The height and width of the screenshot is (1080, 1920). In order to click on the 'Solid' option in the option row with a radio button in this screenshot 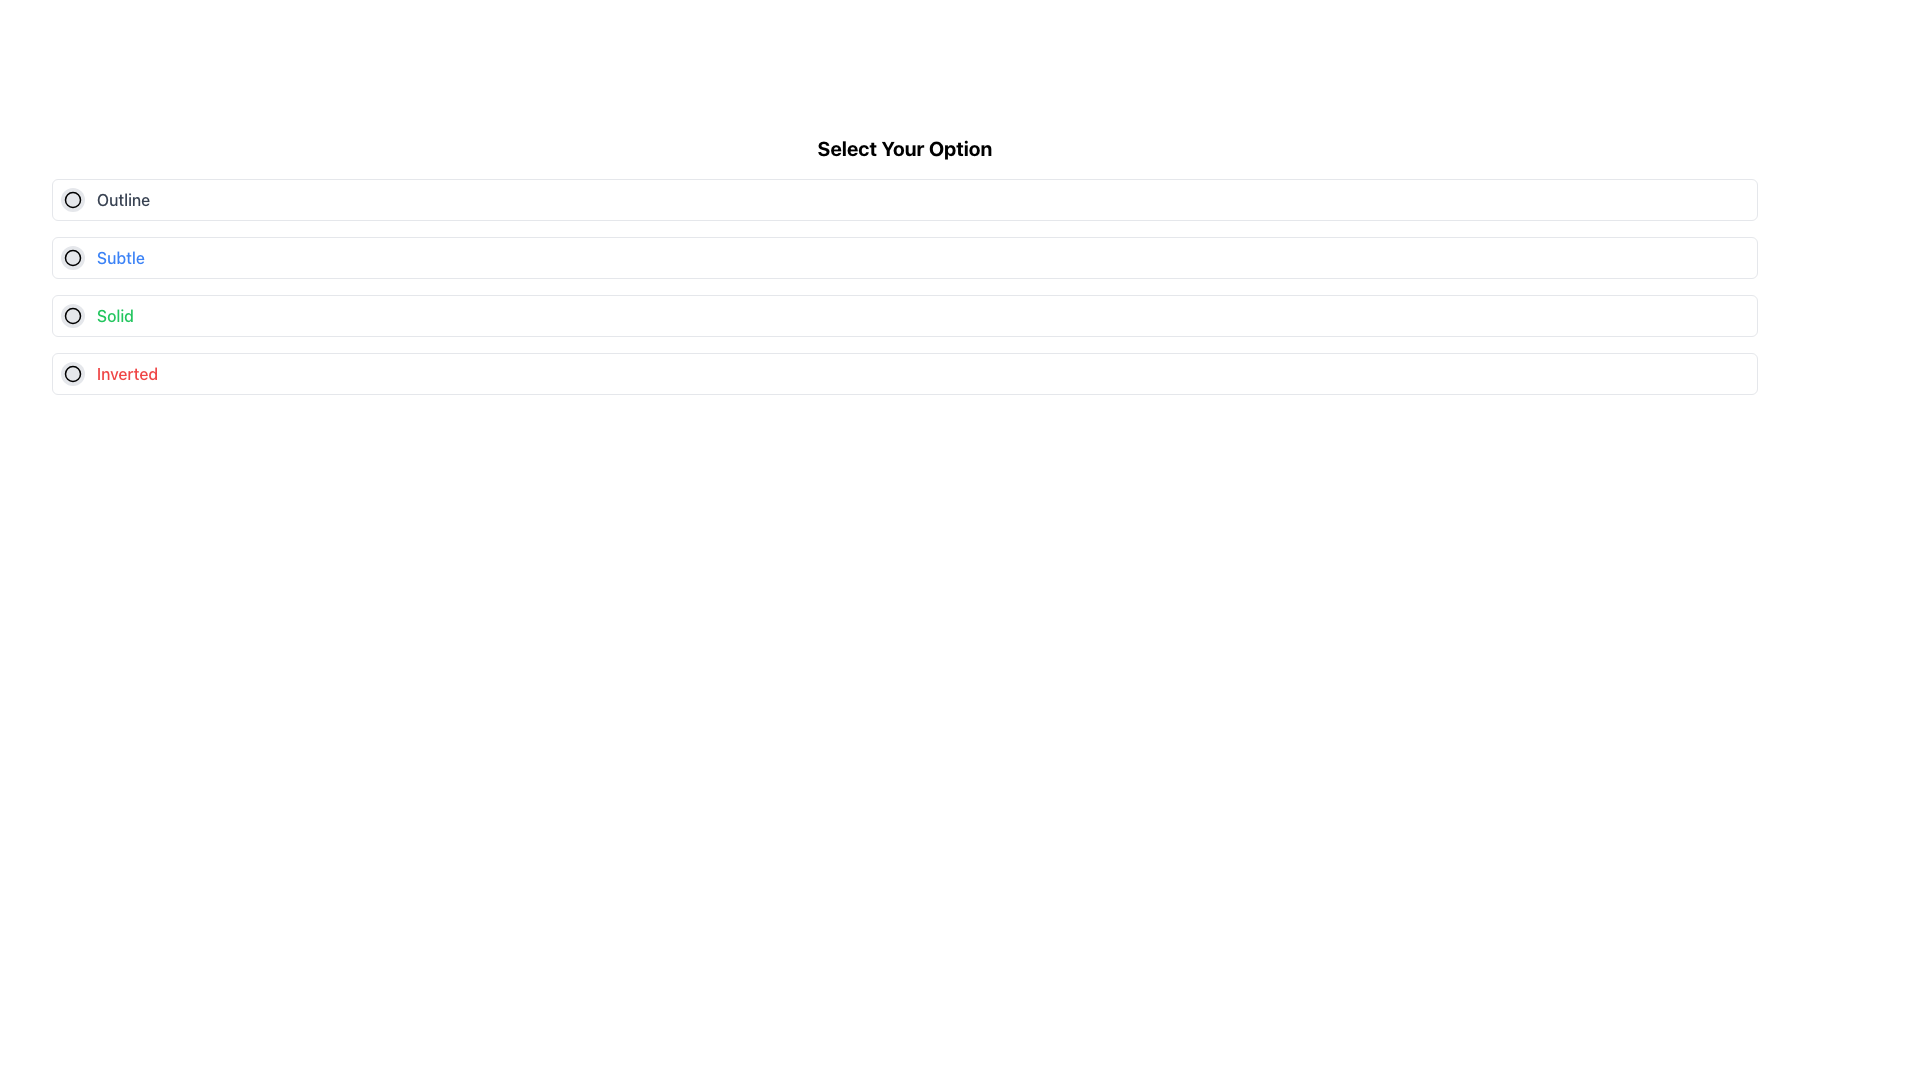, I will do `click(904, 315)`.